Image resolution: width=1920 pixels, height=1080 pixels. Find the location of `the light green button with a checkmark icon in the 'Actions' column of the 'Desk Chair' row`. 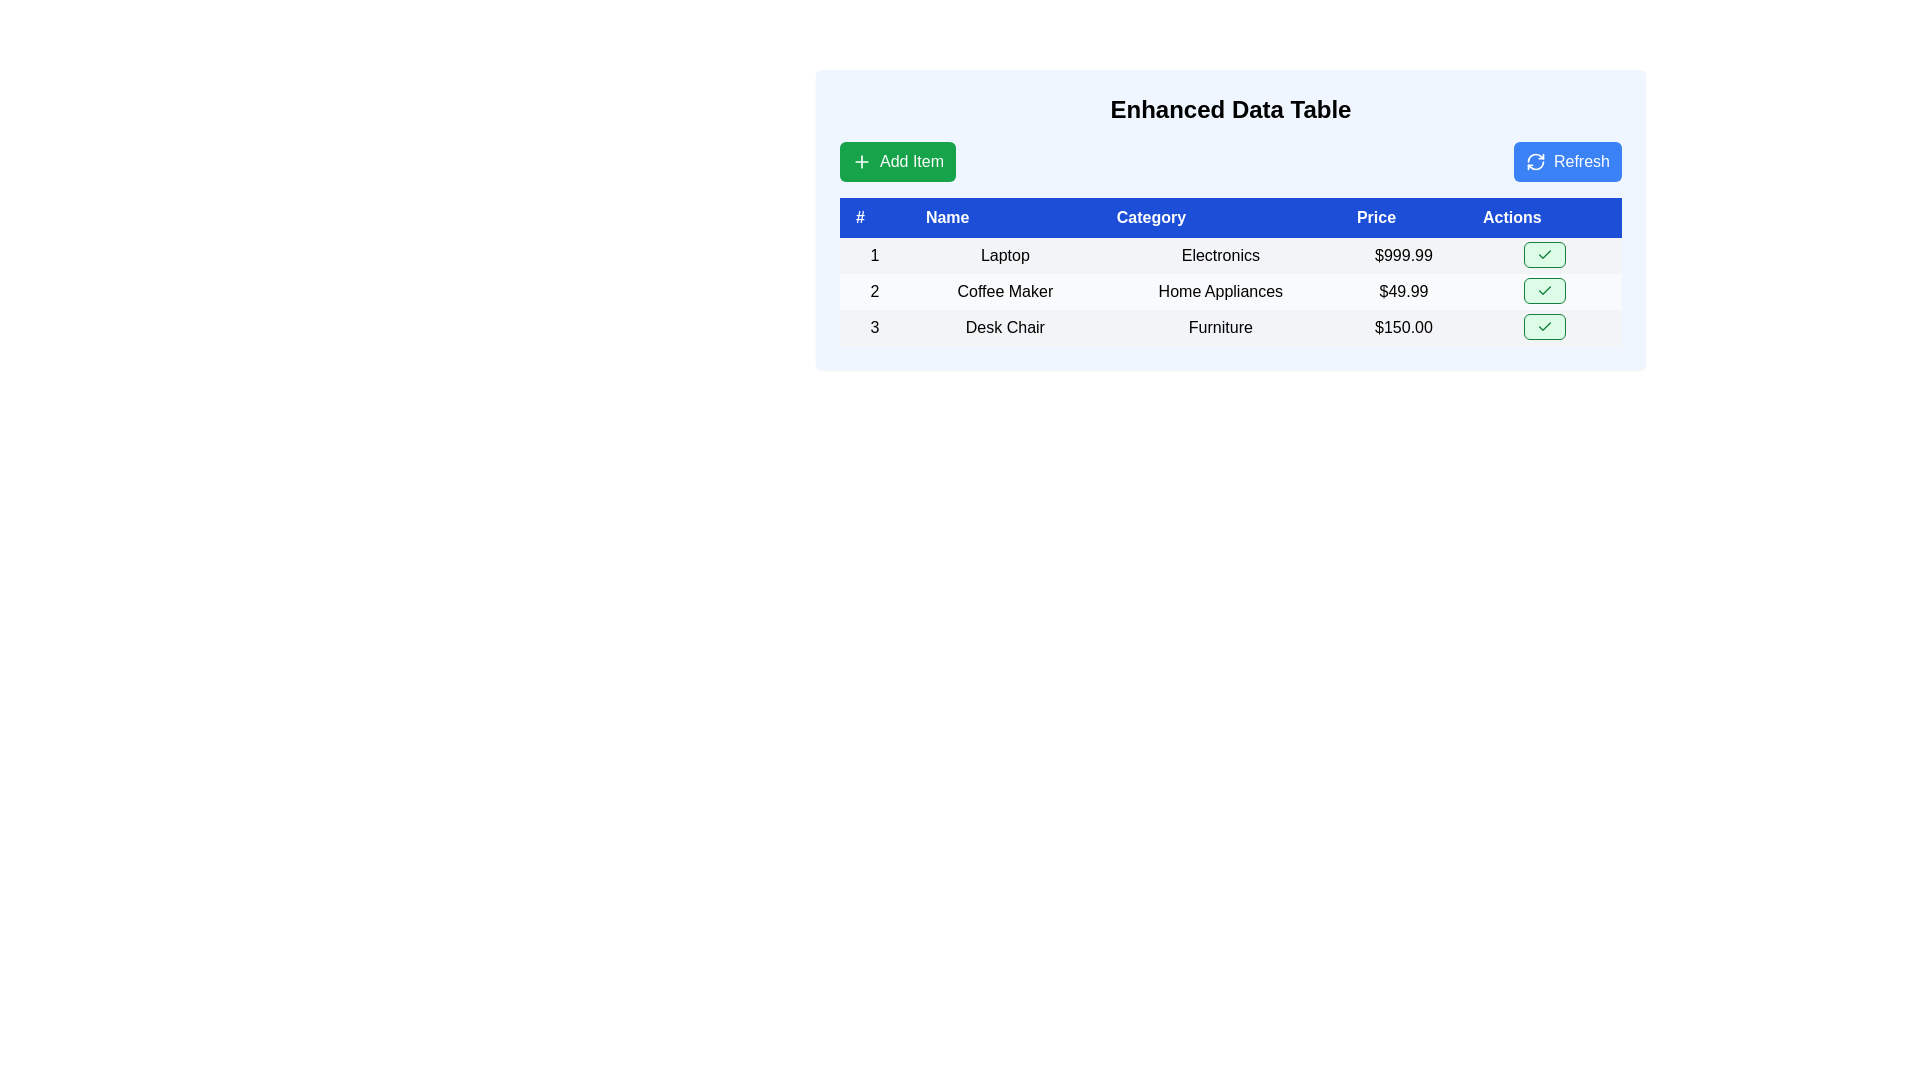

the light green button with a checkmark icon in the 'Actions' column of the 'Desk Chair' row is located at coordinates (1543, 326).